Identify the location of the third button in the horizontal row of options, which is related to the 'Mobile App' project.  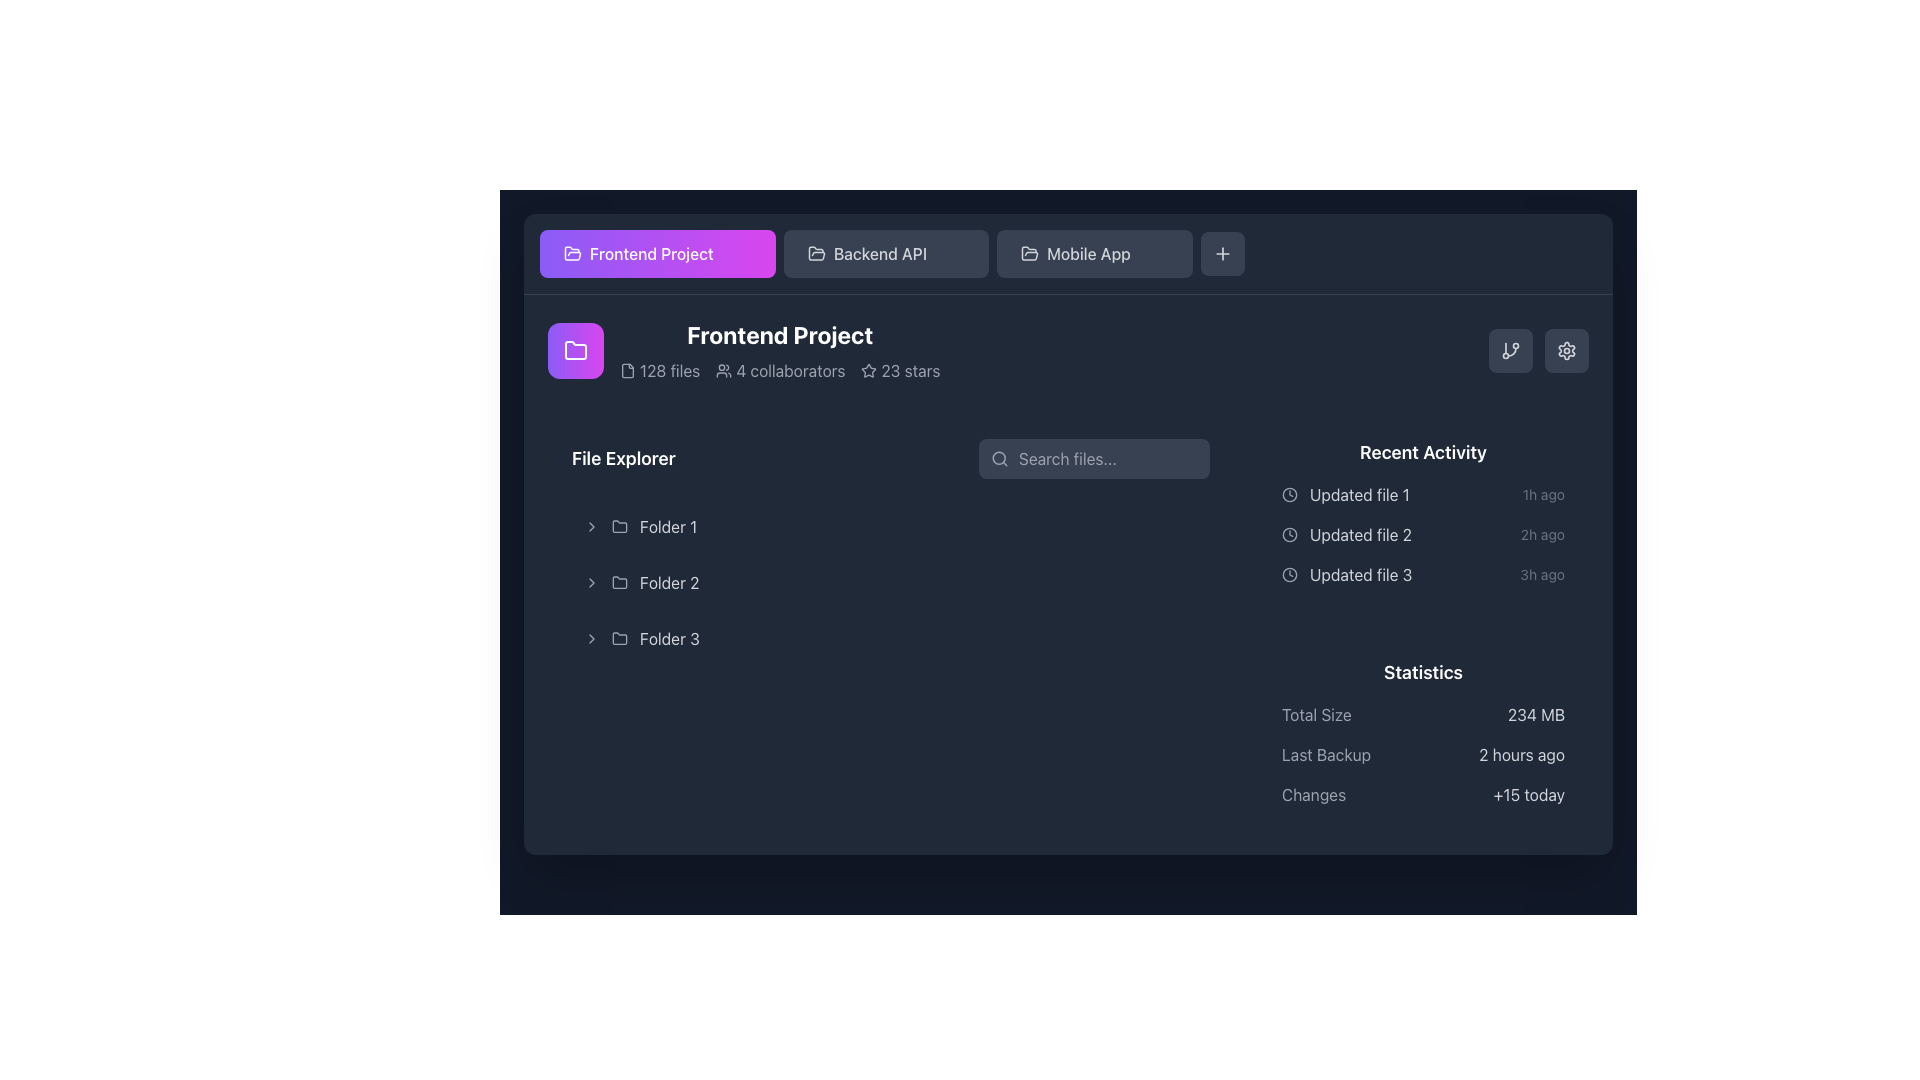
(1093, 253).